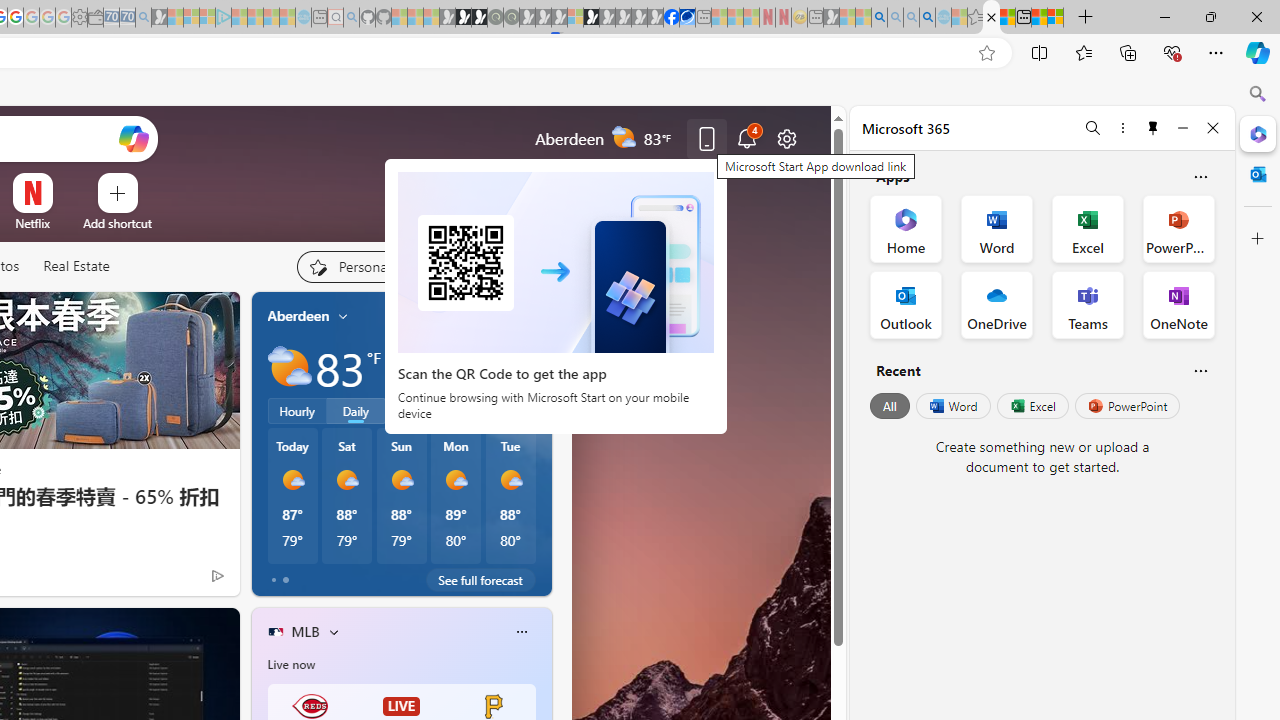 The image size is (1280, 720). Describe the element at coordinates (905, 227) in the screenshot. I see `'Home Office App'` at that location.